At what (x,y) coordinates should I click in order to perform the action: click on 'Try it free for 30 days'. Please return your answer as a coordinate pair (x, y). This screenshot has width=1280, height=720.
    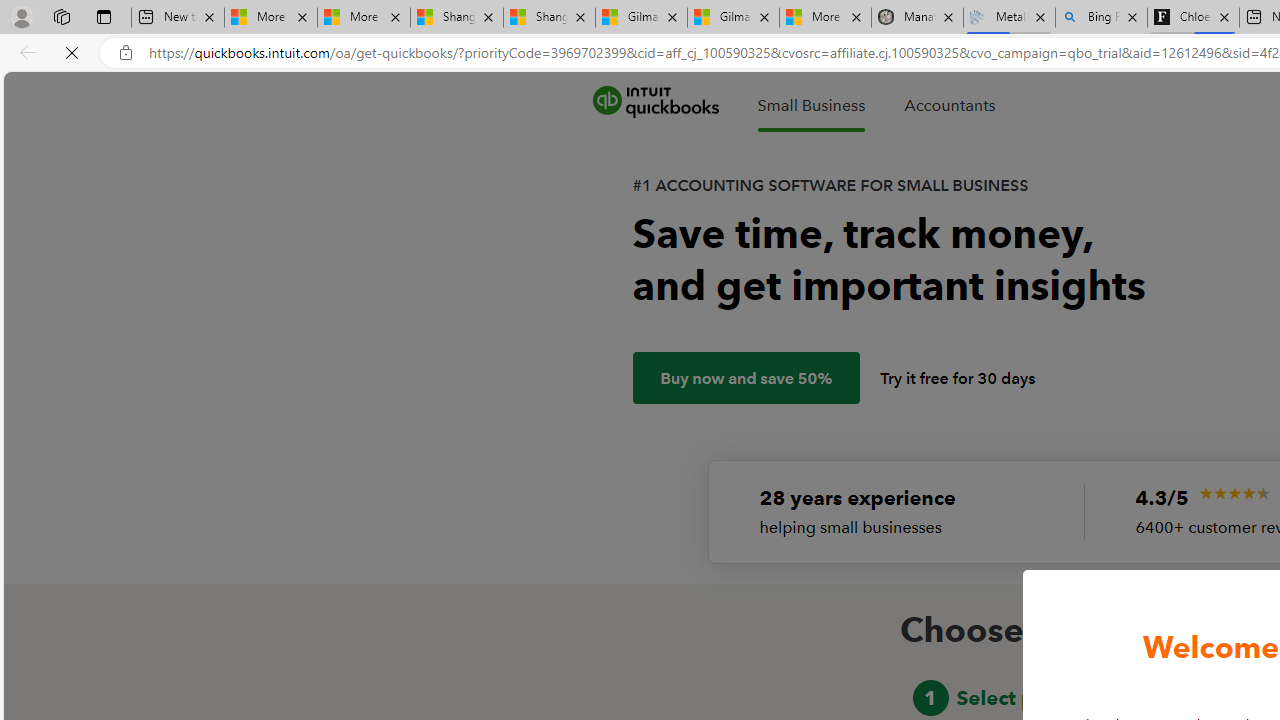
    Looking at the image, I should click on (957, 378).